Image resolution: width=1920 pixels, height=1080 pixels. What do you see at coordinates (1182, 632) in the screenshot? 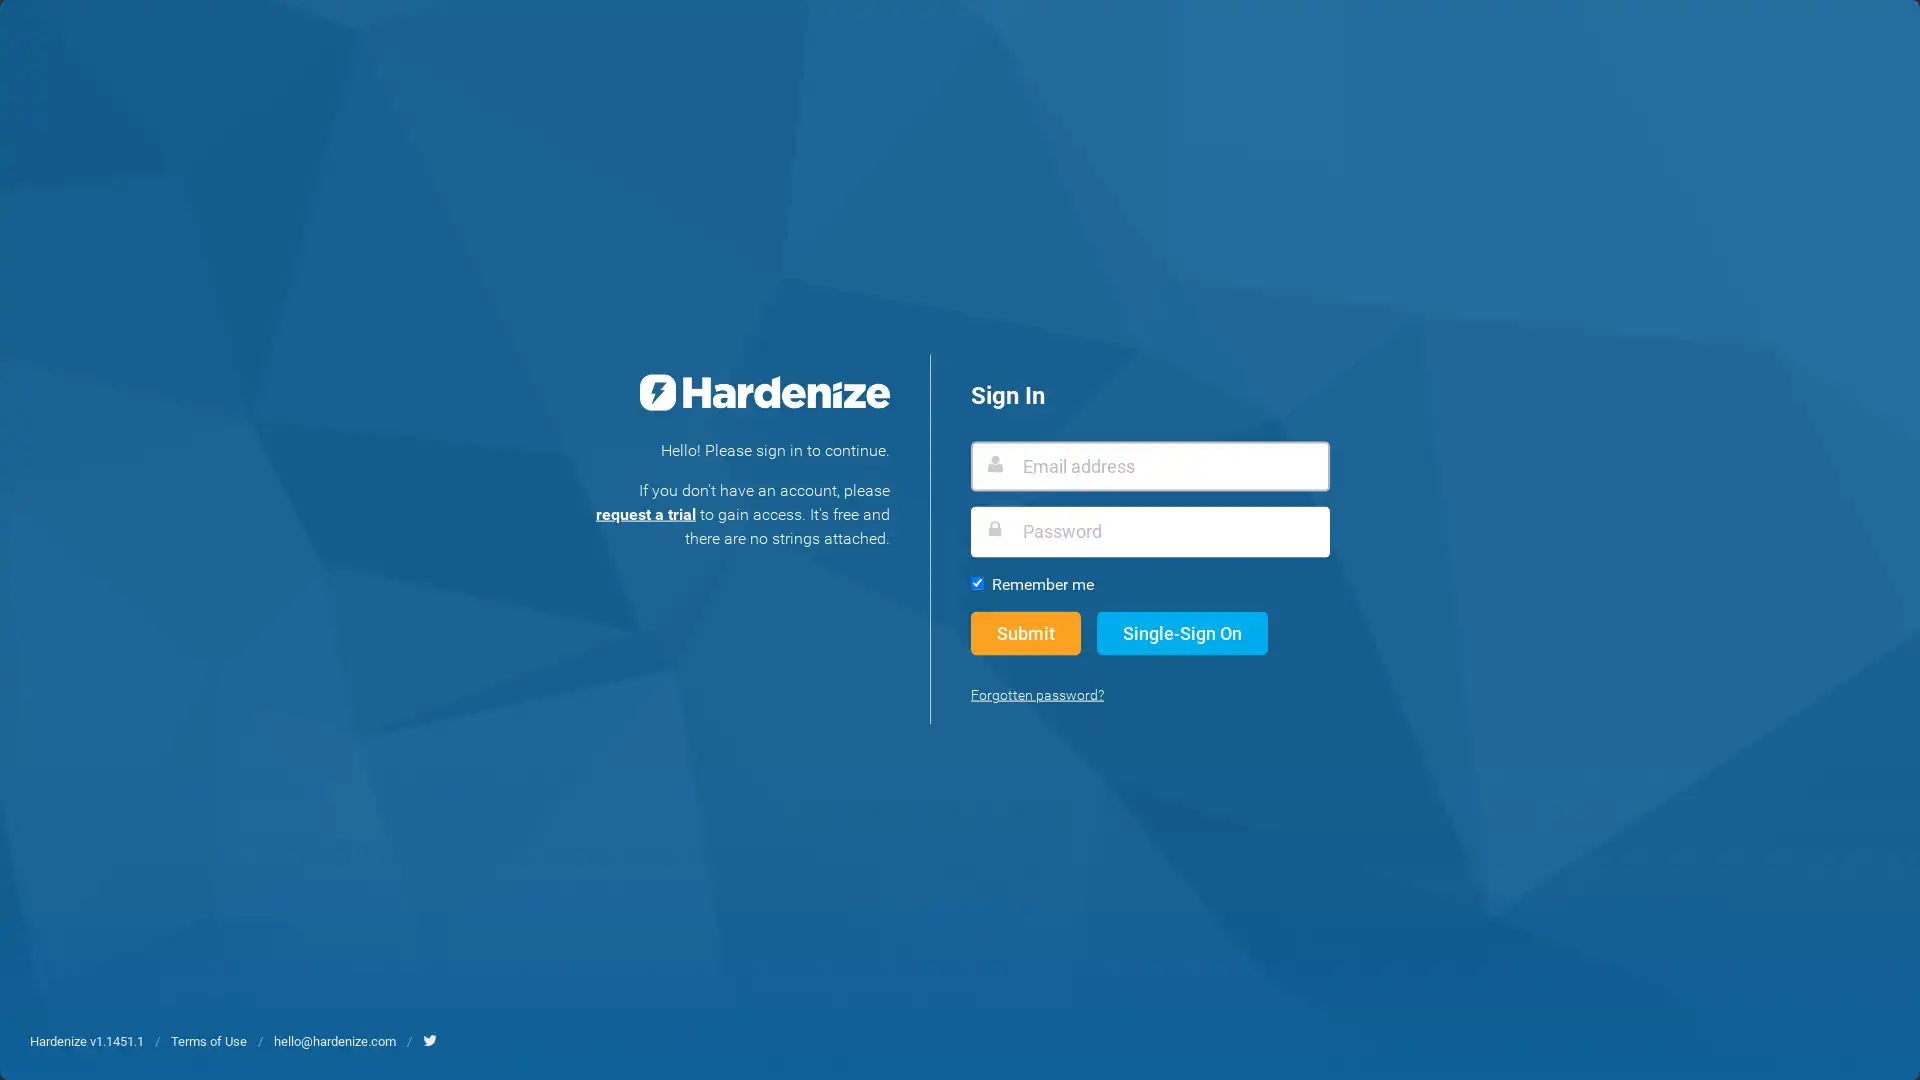
I see `Single-Sign On` at bounding box center [1182, 632].